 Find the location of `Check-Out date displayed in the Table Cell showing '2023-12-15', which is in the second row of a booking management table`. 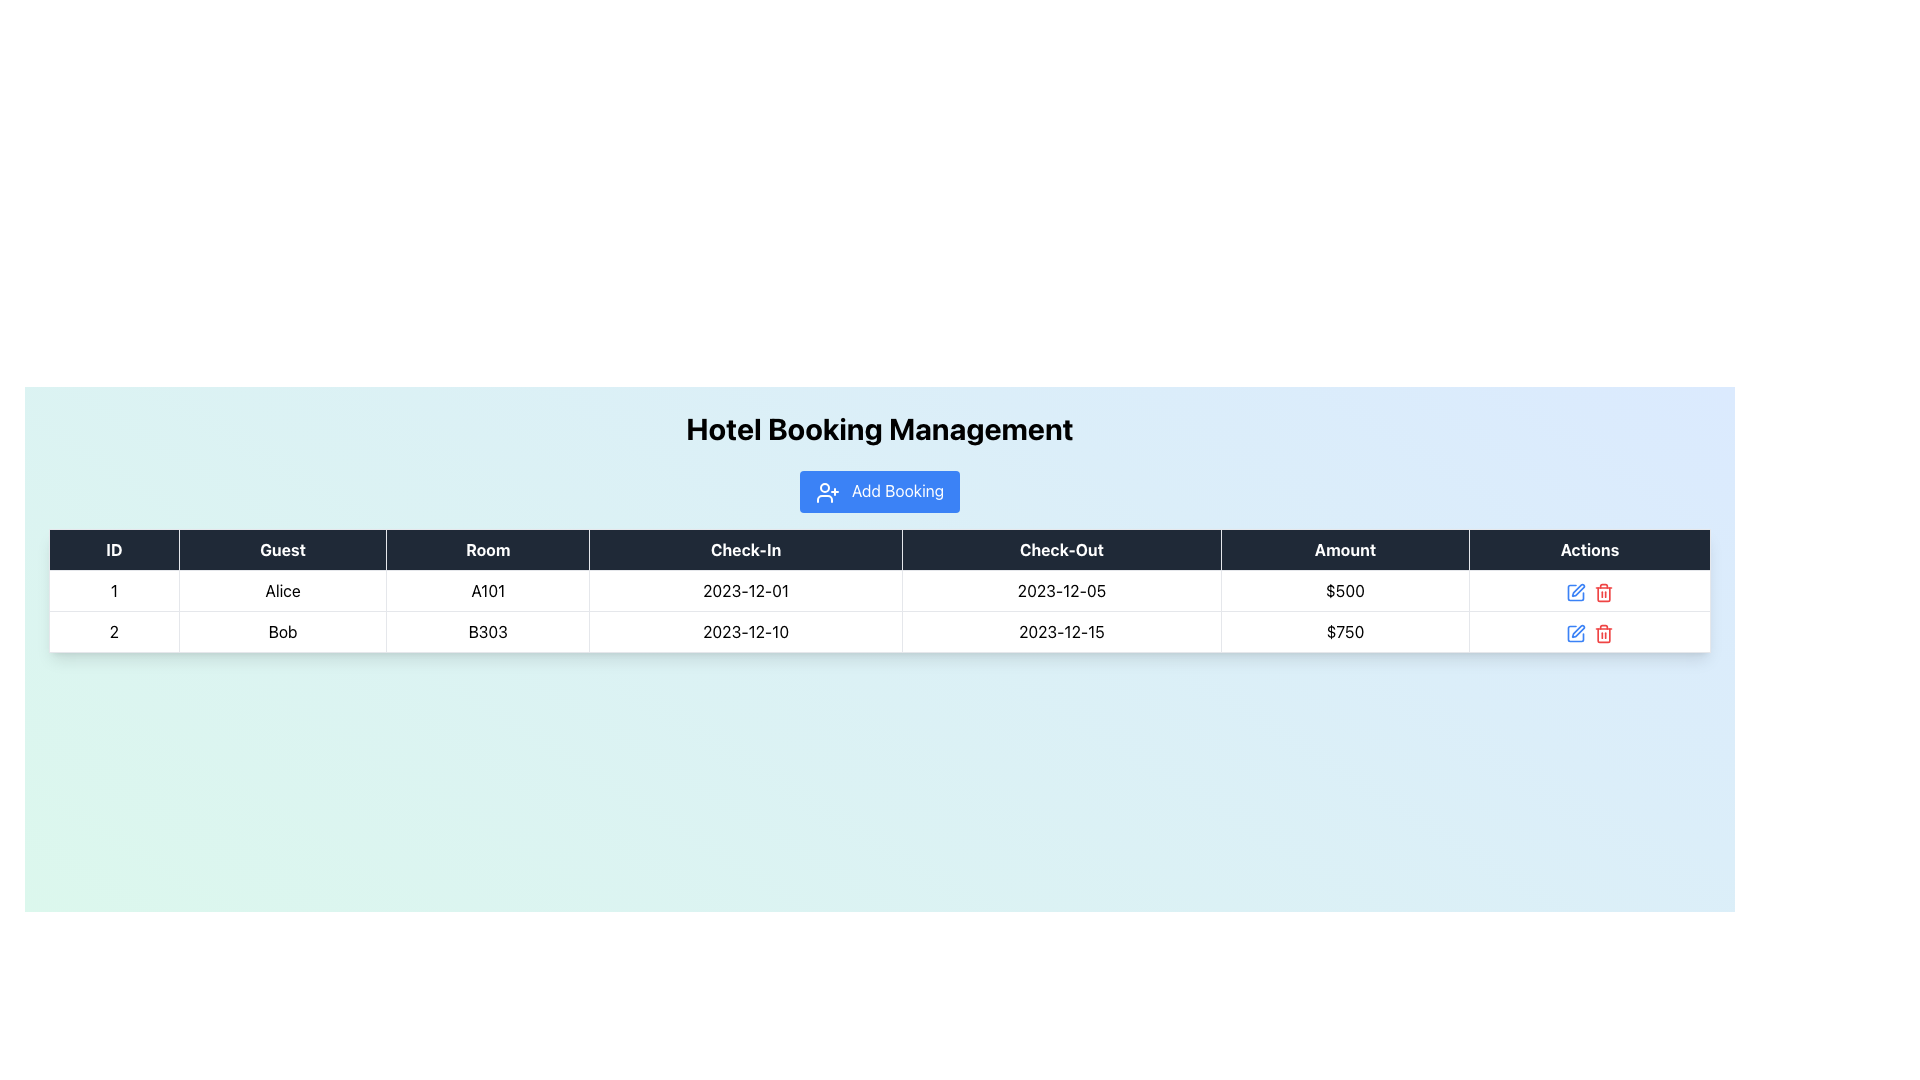

Check-Out date displayed in the Table Cell showing '2023-12-15', which is in the second row of a booking management table is located at coordinates (1060, 631).